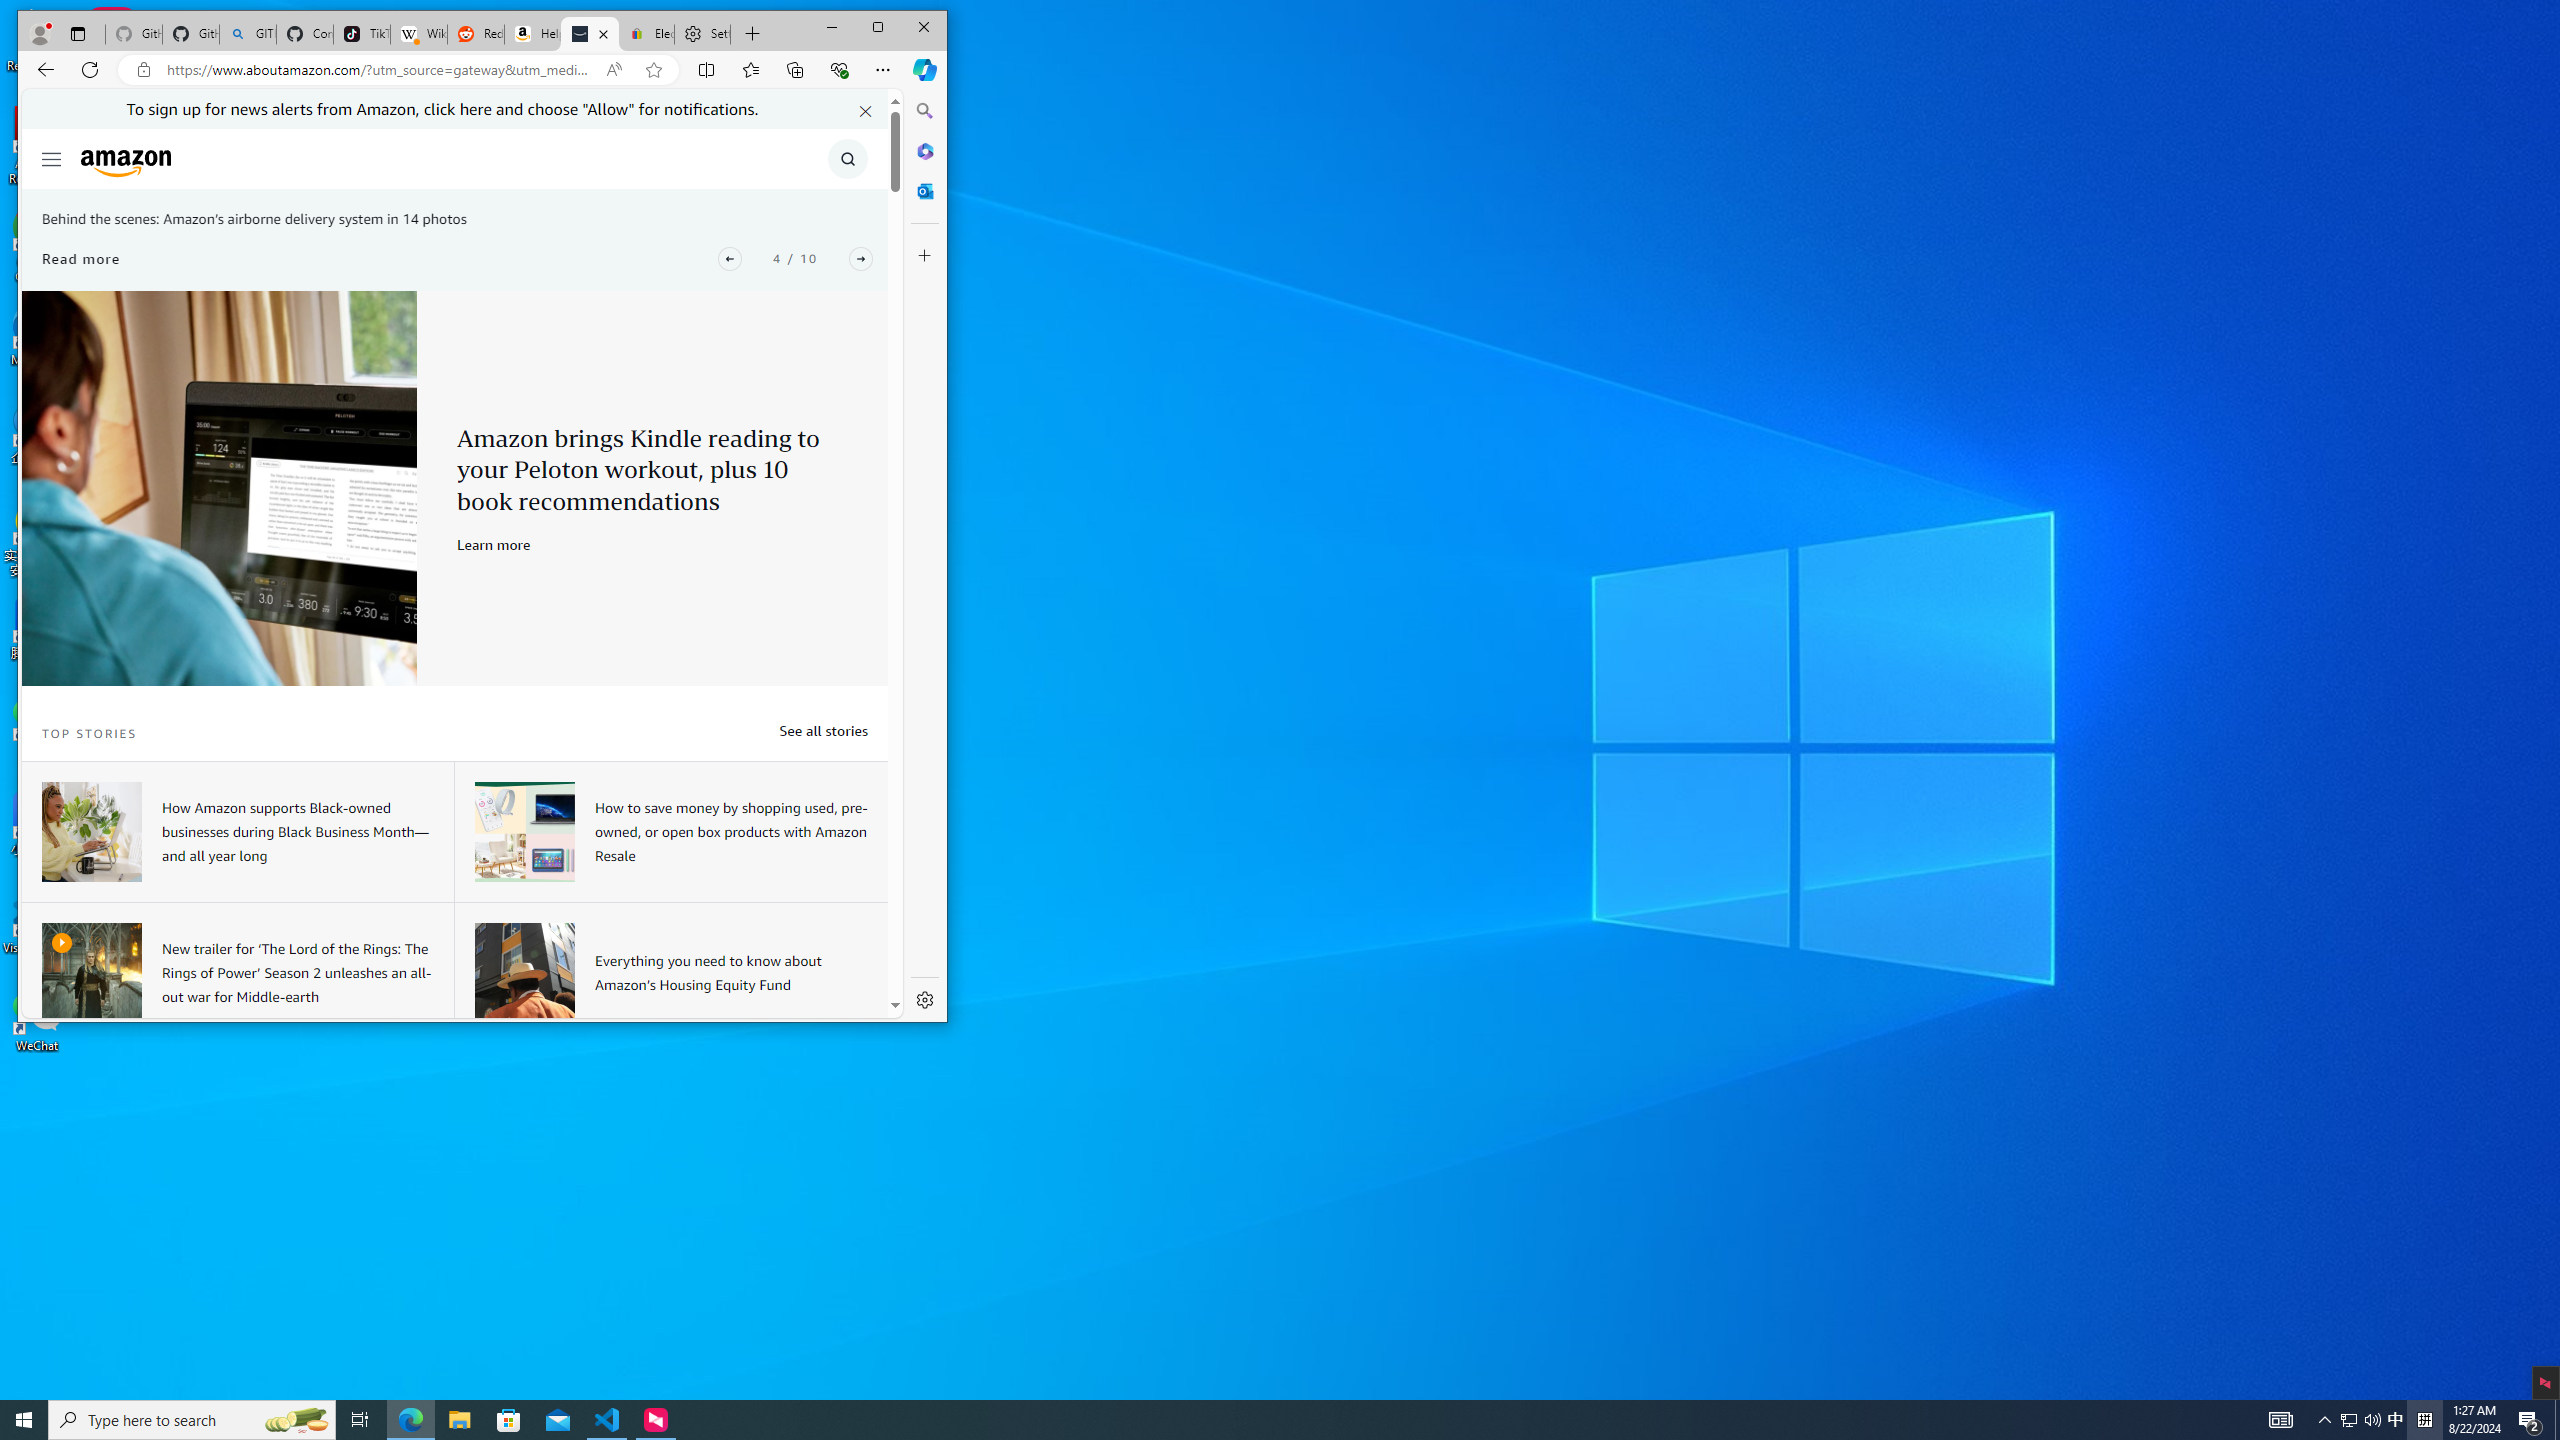 Image resolution: width=2560 pixels, height=1440 pixels. I want to click on 'Reddit - Dive into anything', so click(473, 34).